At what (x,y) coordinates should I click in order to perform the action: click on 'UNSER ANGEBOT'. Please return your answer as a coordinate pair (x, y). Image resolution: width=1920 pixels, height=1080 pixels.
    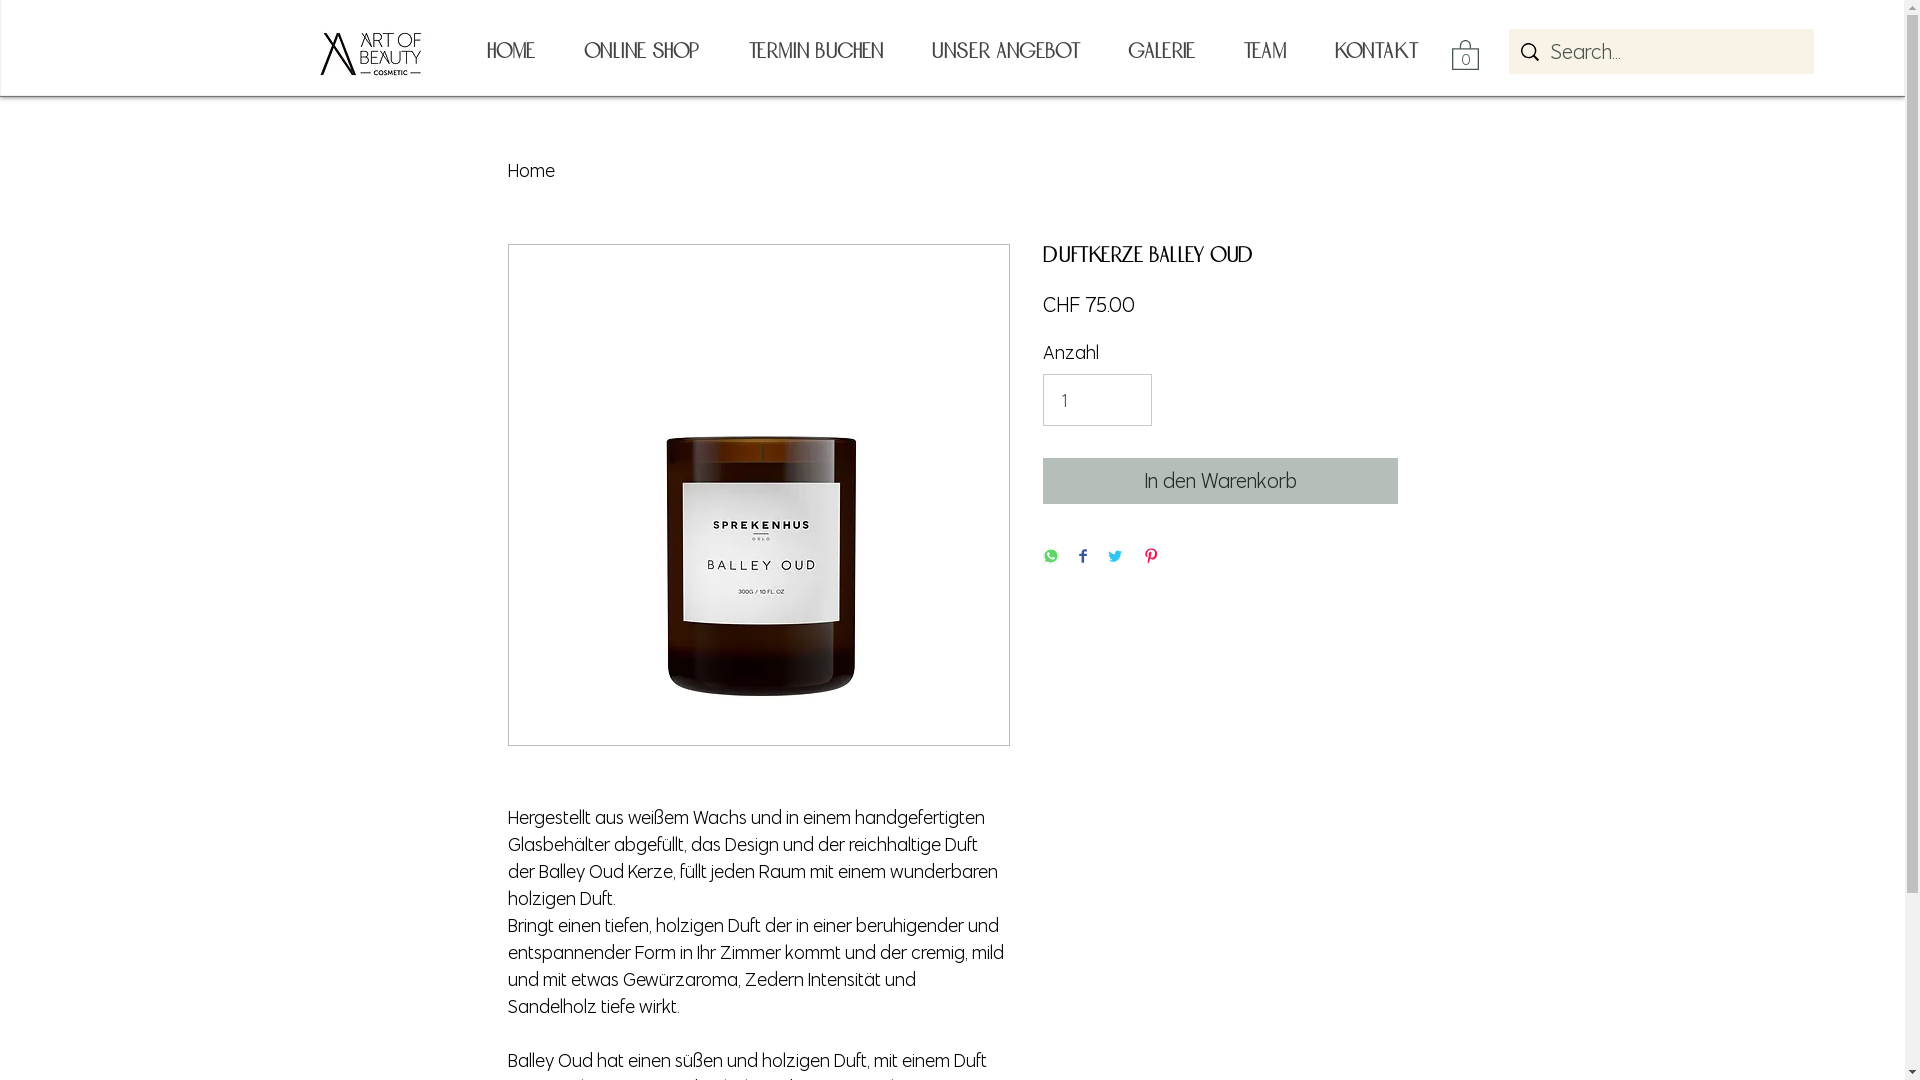
    Looking at the image, I should click on (1004, 50).